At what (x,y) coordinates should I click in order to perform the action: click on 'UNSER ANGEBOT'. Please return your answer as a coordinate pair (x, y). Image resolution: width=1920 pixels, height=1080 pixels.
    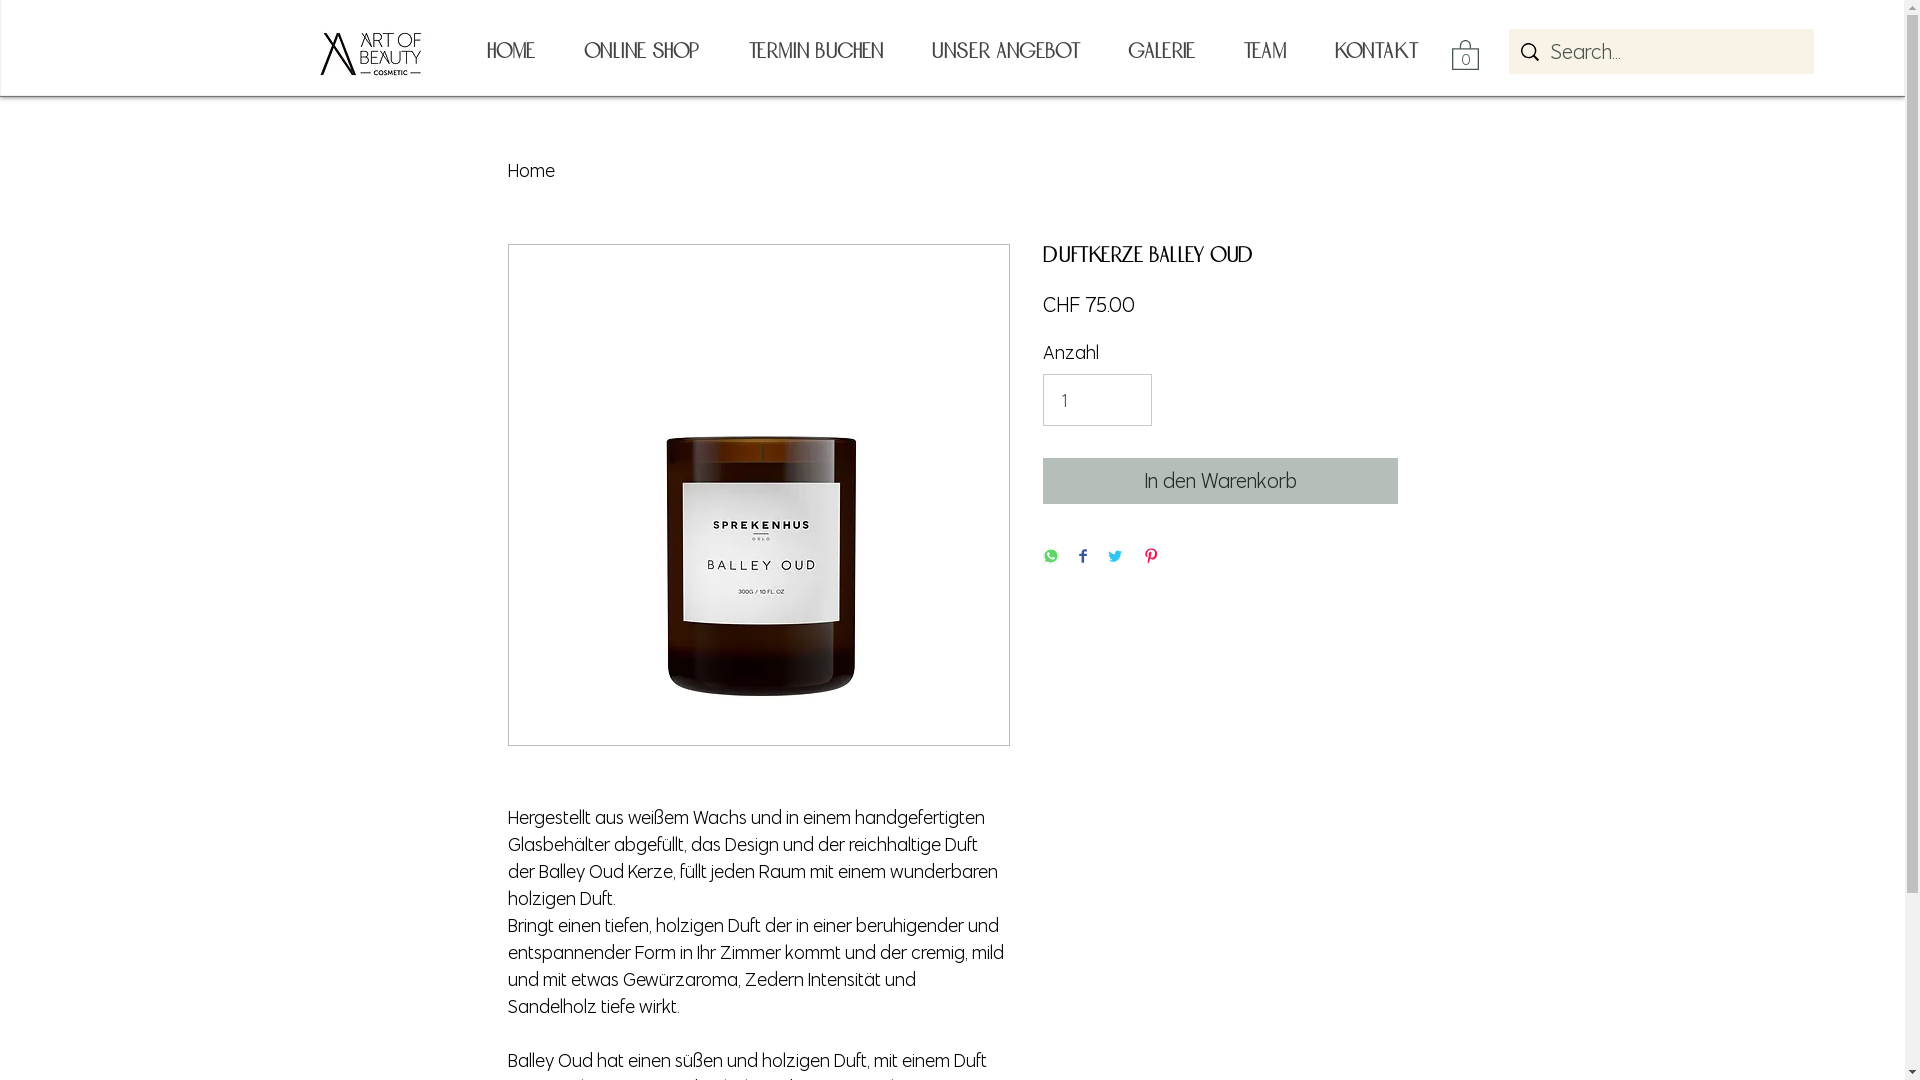
    Looking at the image, I should click on (1004, 50).